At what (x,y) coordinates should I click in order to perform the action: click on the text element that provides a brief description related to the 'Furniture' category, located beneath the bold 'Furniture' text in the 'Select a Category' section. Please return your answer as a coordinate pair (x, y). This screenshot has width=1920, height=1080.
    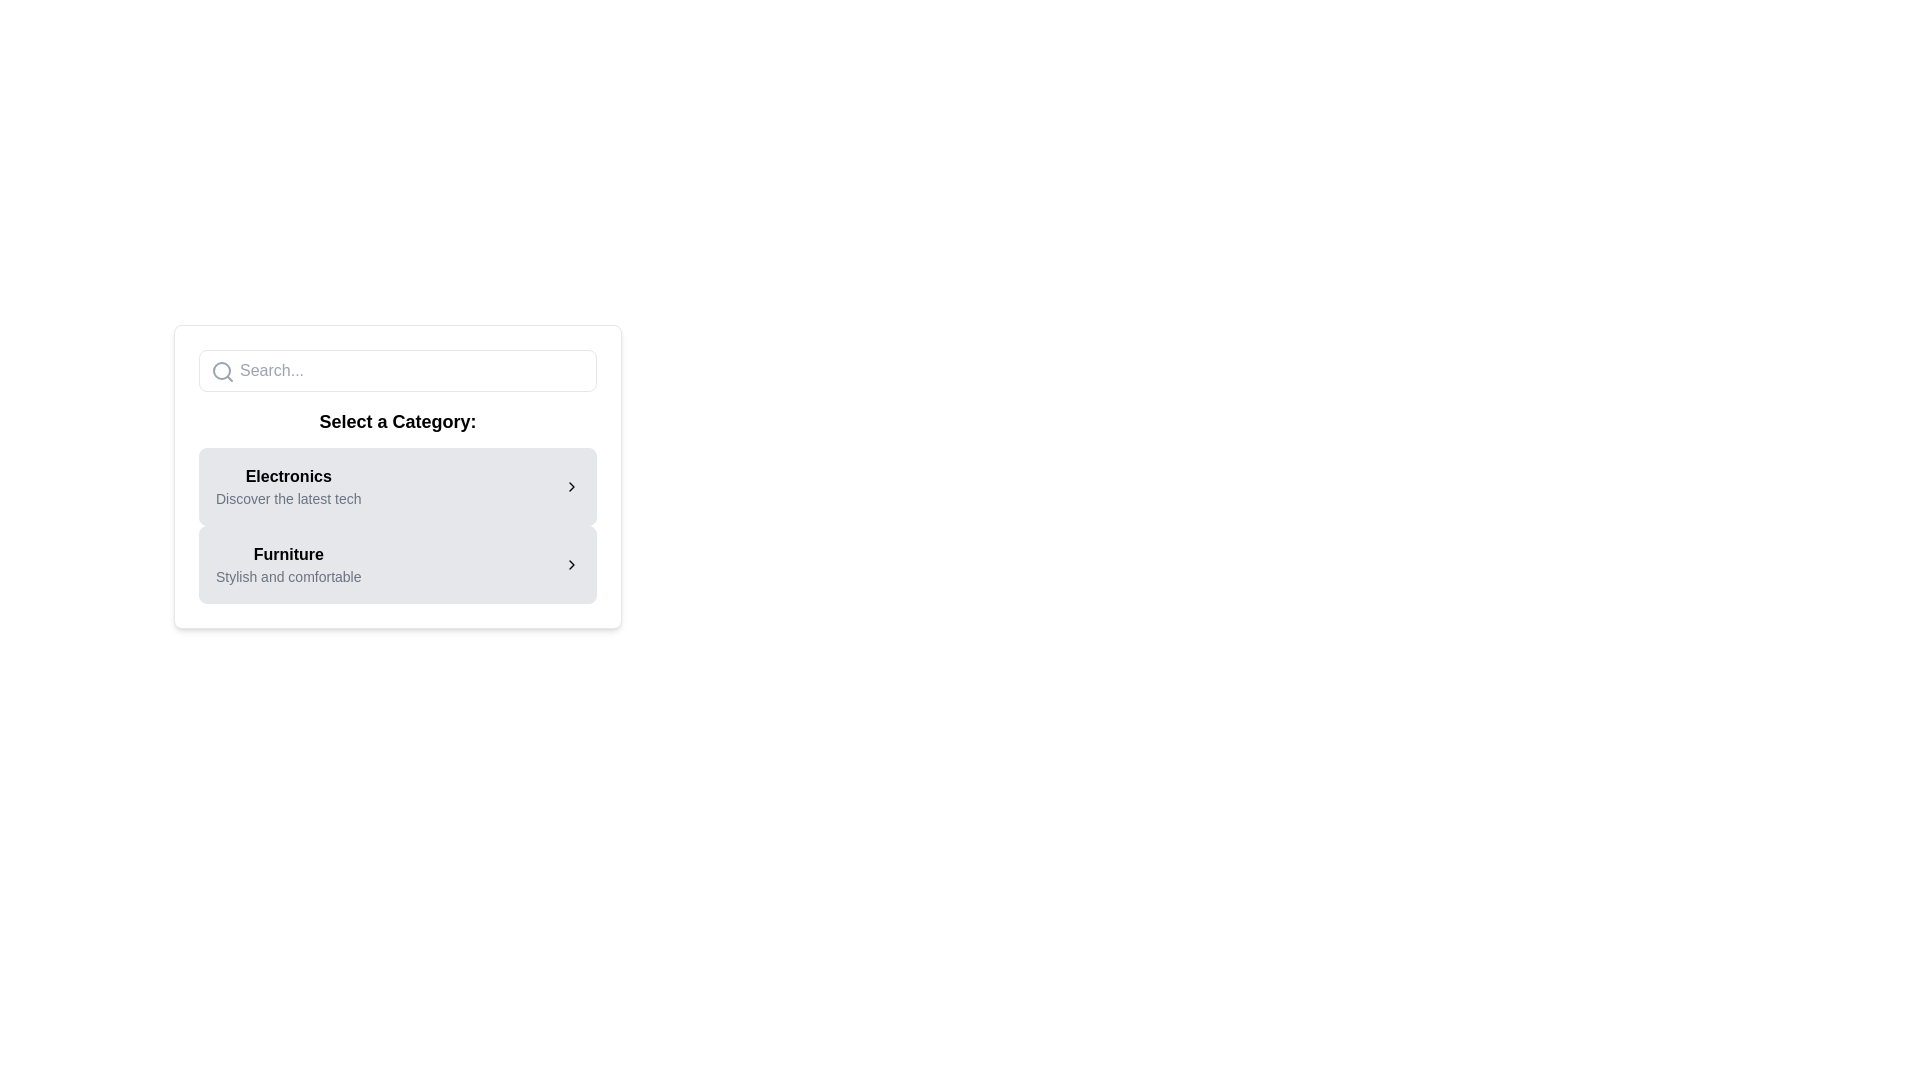
    Looking at the image, I should click on (287, 577).